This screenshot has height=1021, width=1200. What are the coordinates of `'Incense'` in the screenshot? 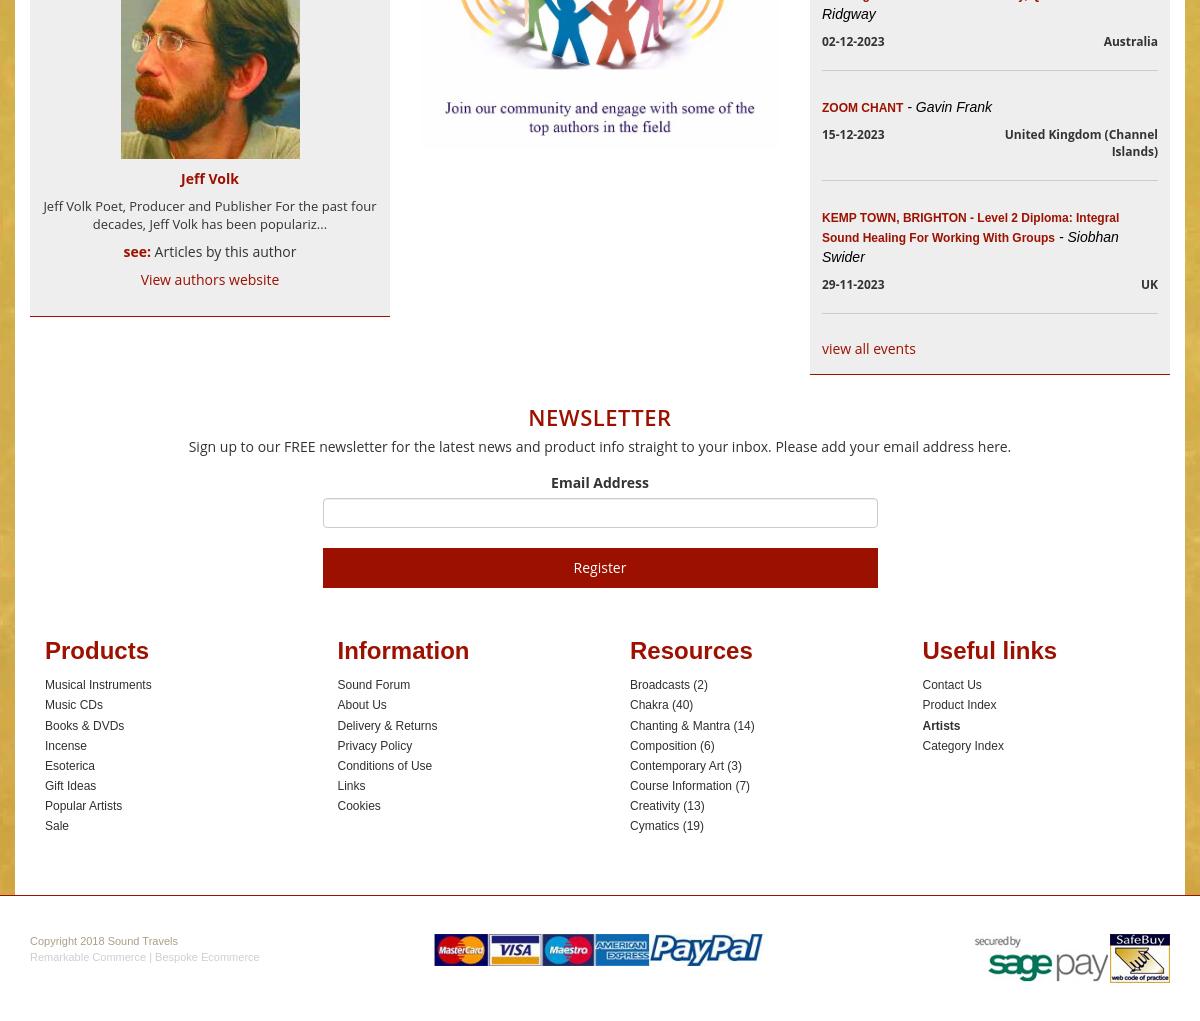 It's located at (66, 744).